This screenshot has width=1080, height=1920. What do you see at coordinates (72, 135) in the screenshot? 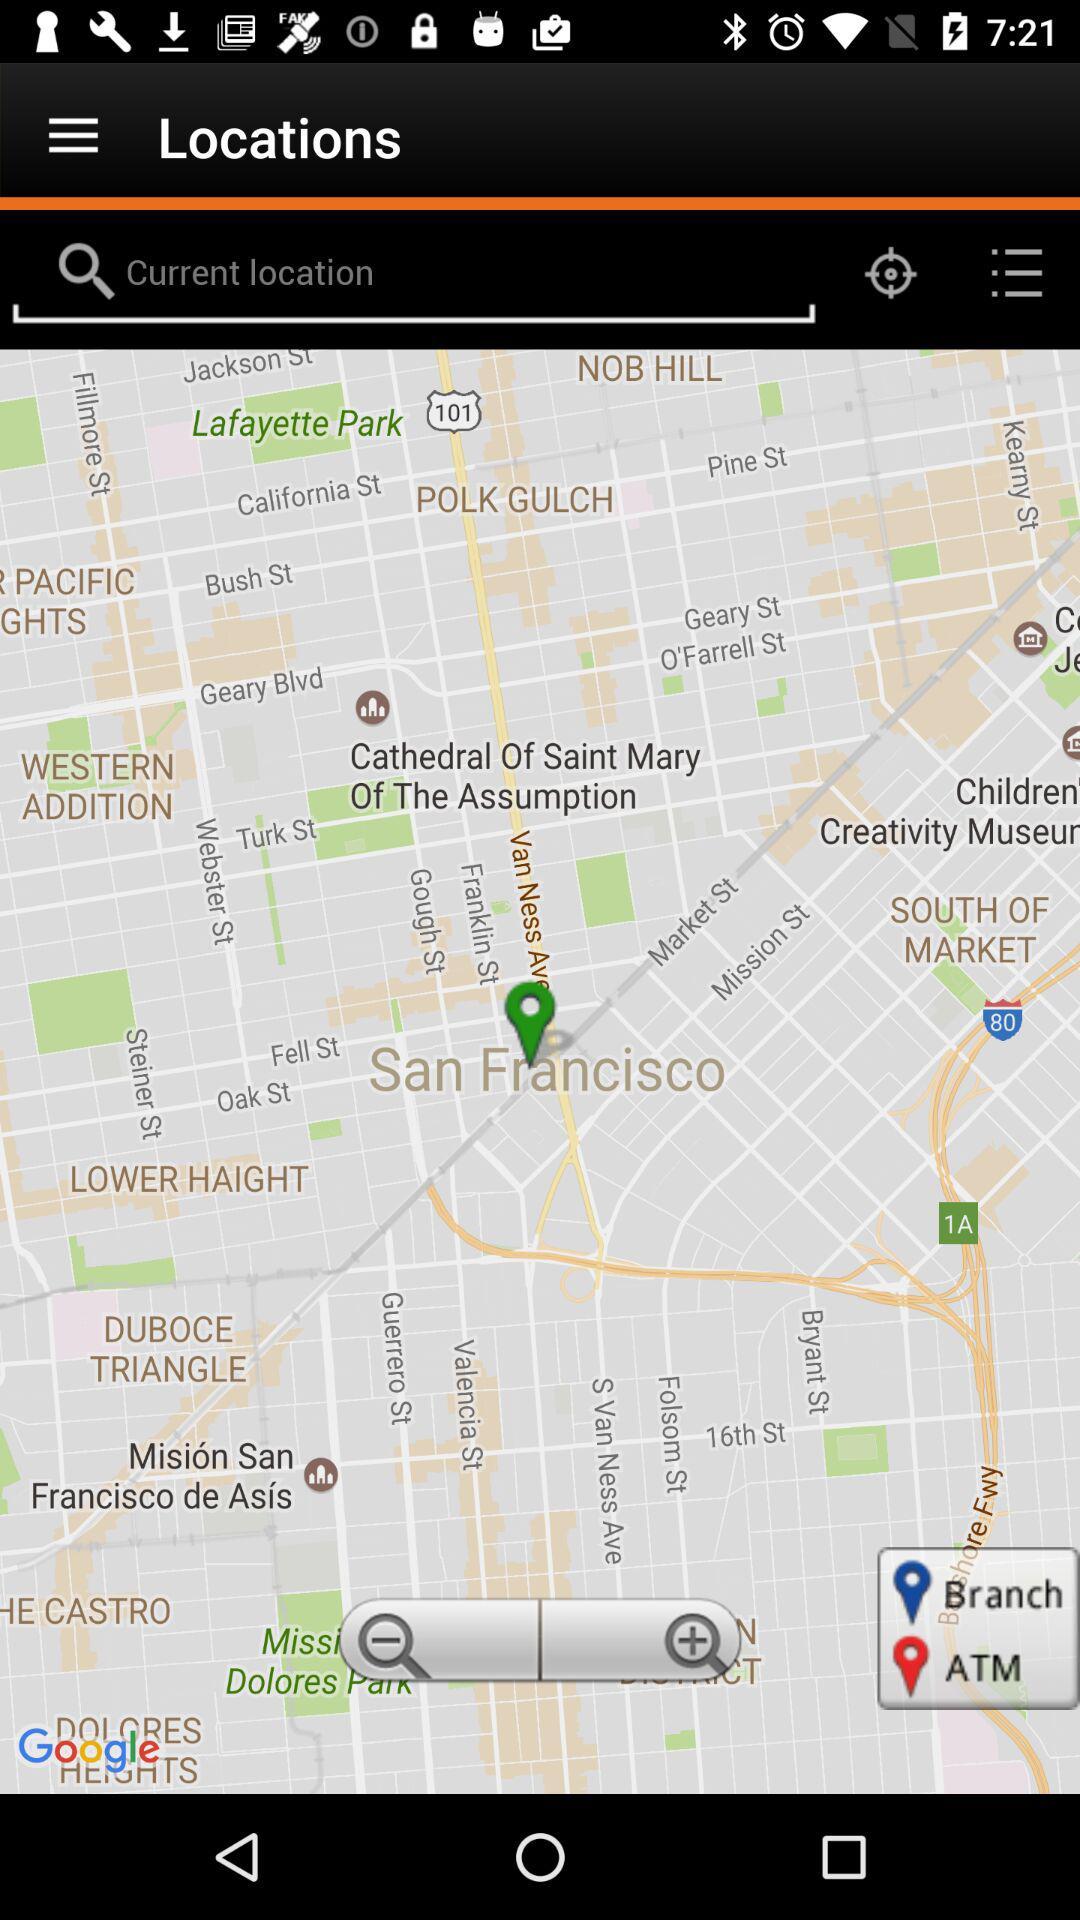
I see `app next to locations app` at bounding box center [72, 135].